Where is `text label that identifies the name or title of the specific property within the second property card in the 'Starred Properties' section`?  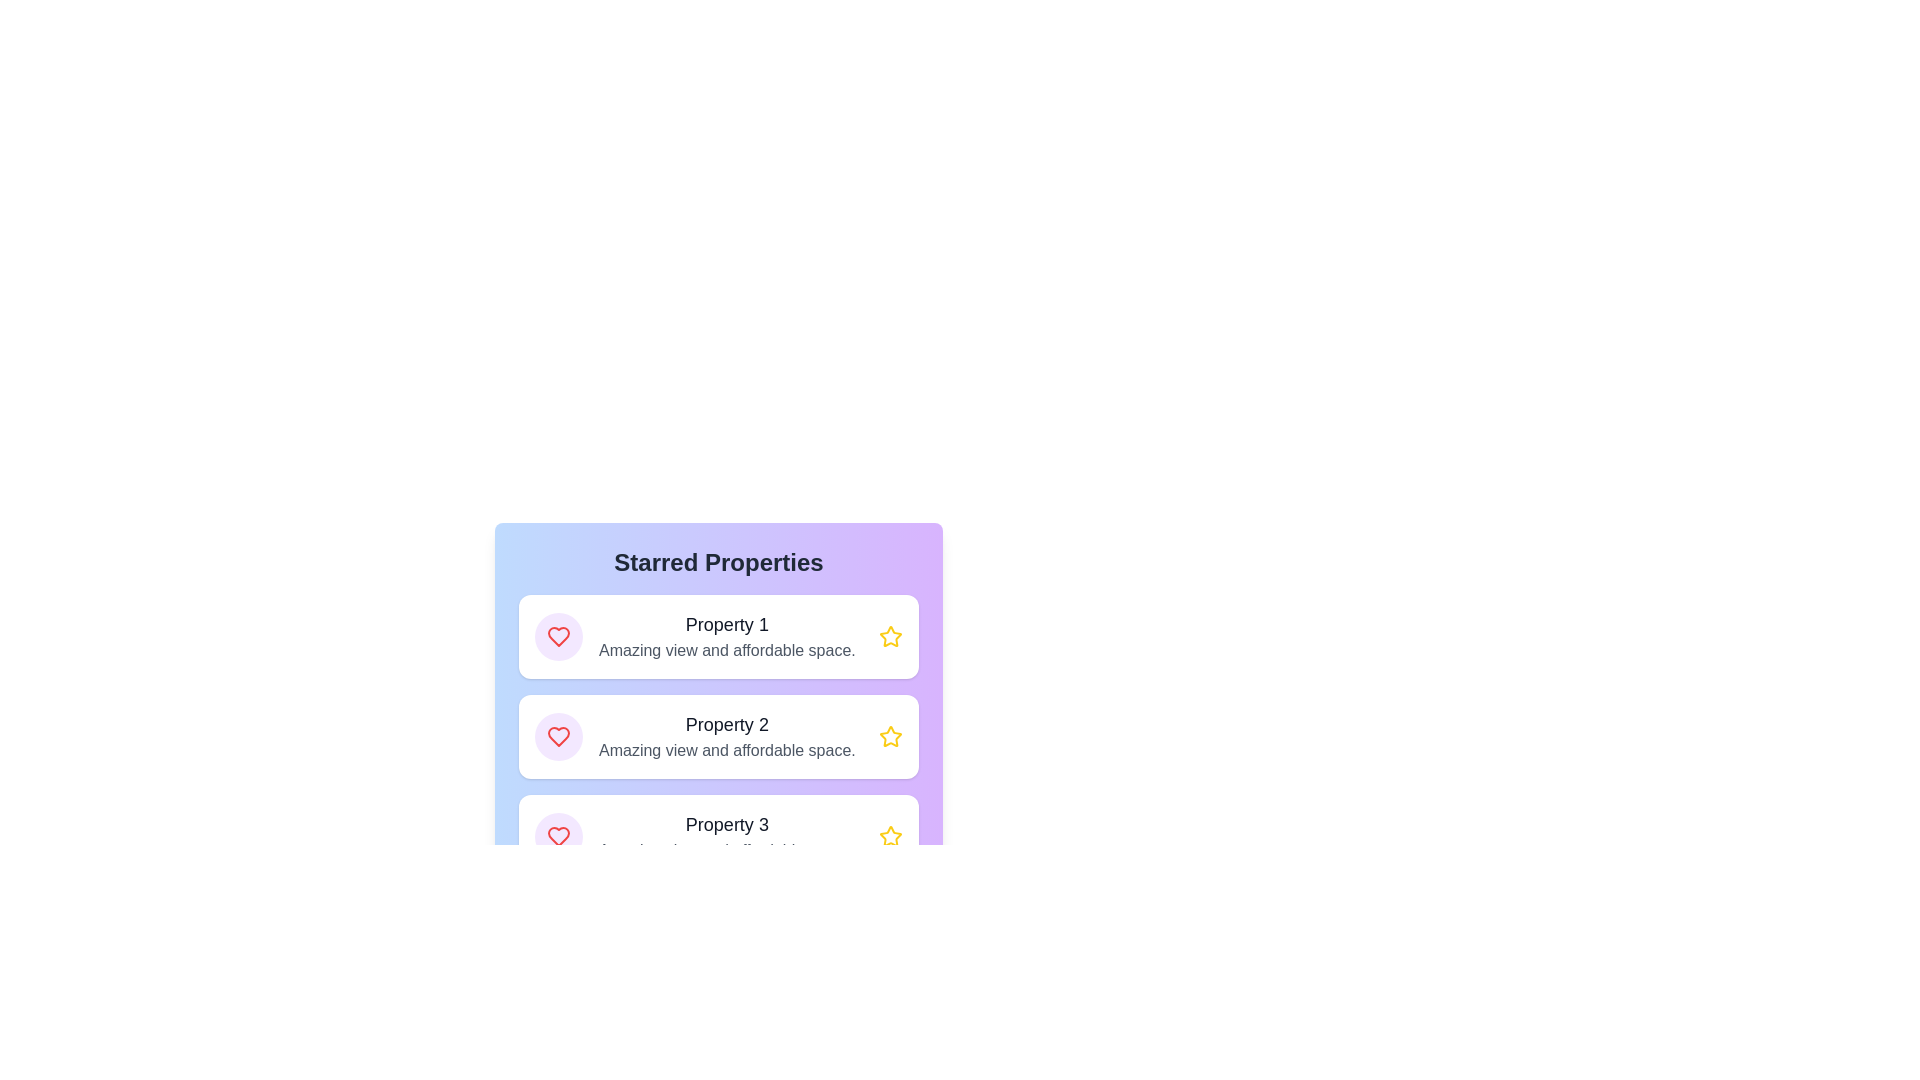
text label that identifies the name or title of the specific property within the second property card in the 'Starred Properties' section is located at coordinates (726, 725).